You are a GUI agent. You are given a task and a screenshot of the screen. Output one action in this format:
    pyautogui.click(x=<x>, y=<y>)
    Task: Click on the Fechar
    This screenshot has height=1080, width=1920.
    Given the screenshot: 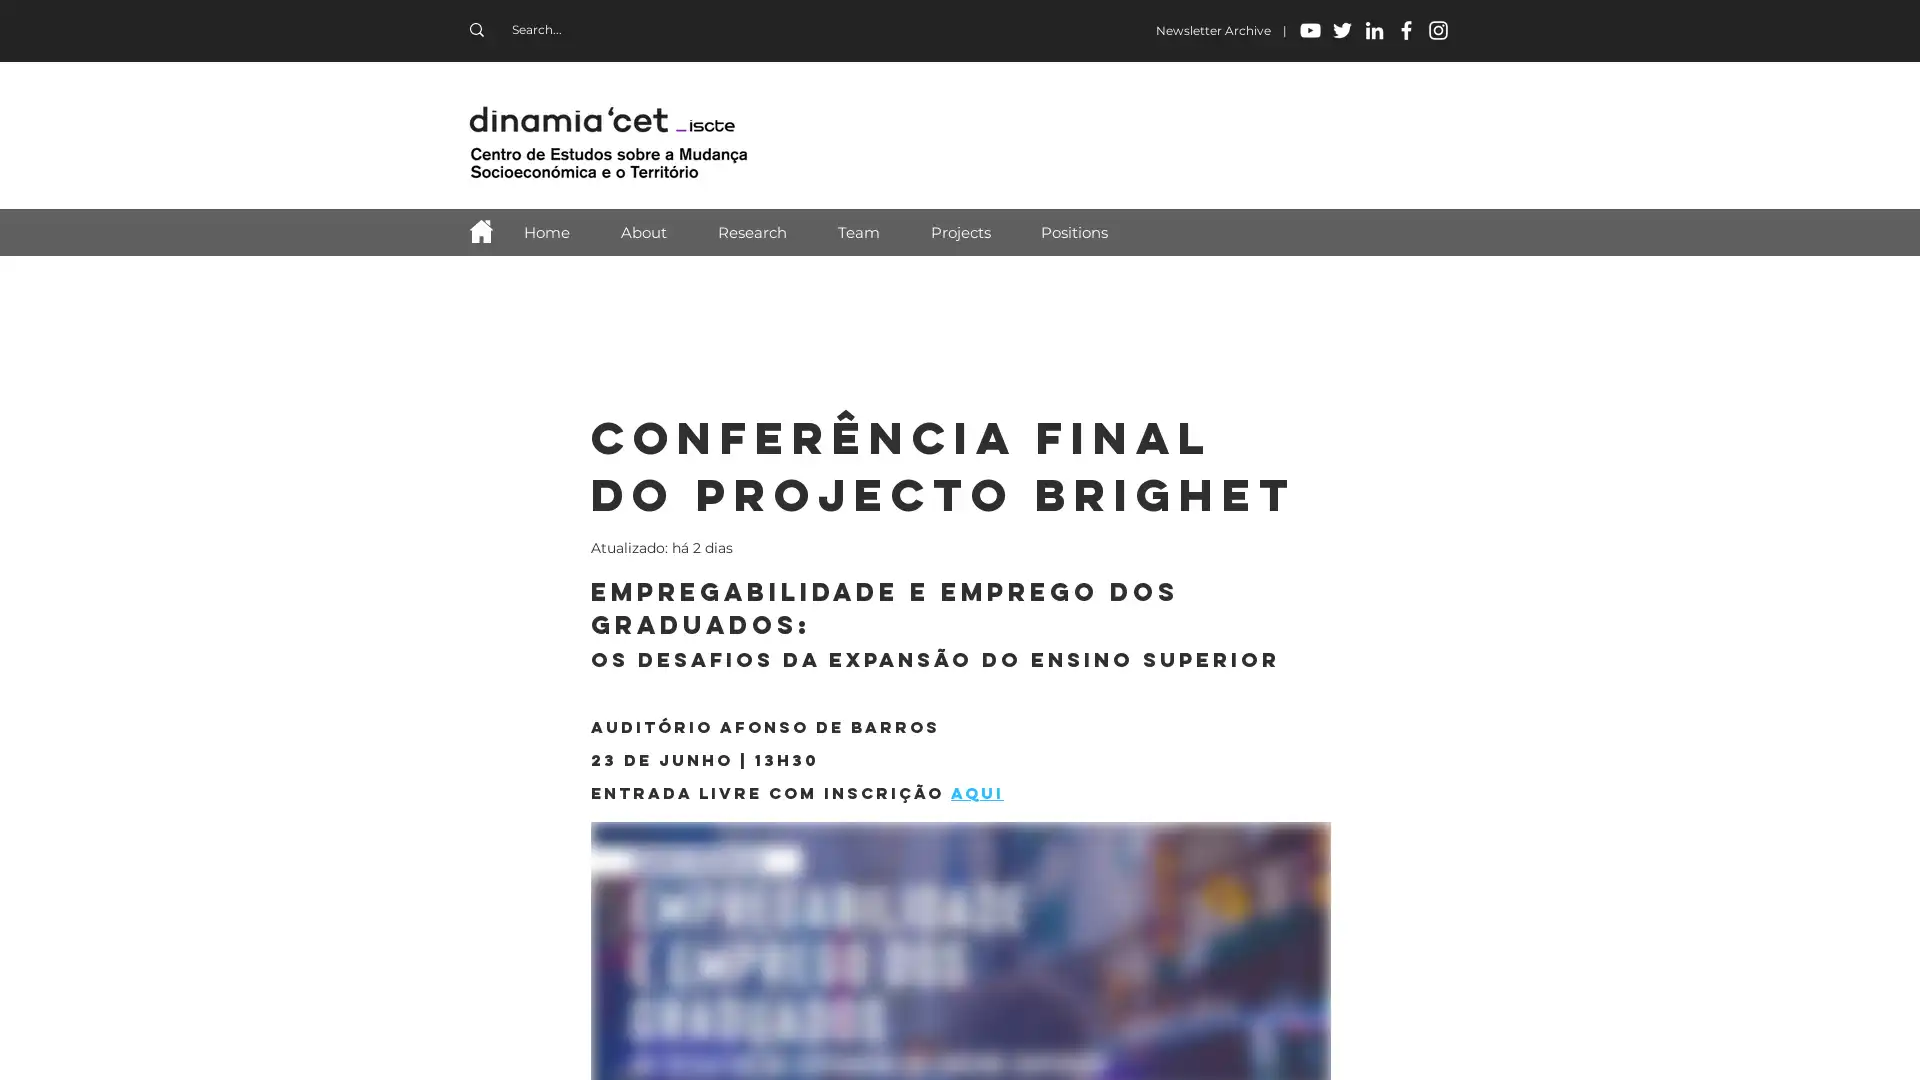 What is the action you would take?
    pyautogui.click(x=1895, y=1047)
    